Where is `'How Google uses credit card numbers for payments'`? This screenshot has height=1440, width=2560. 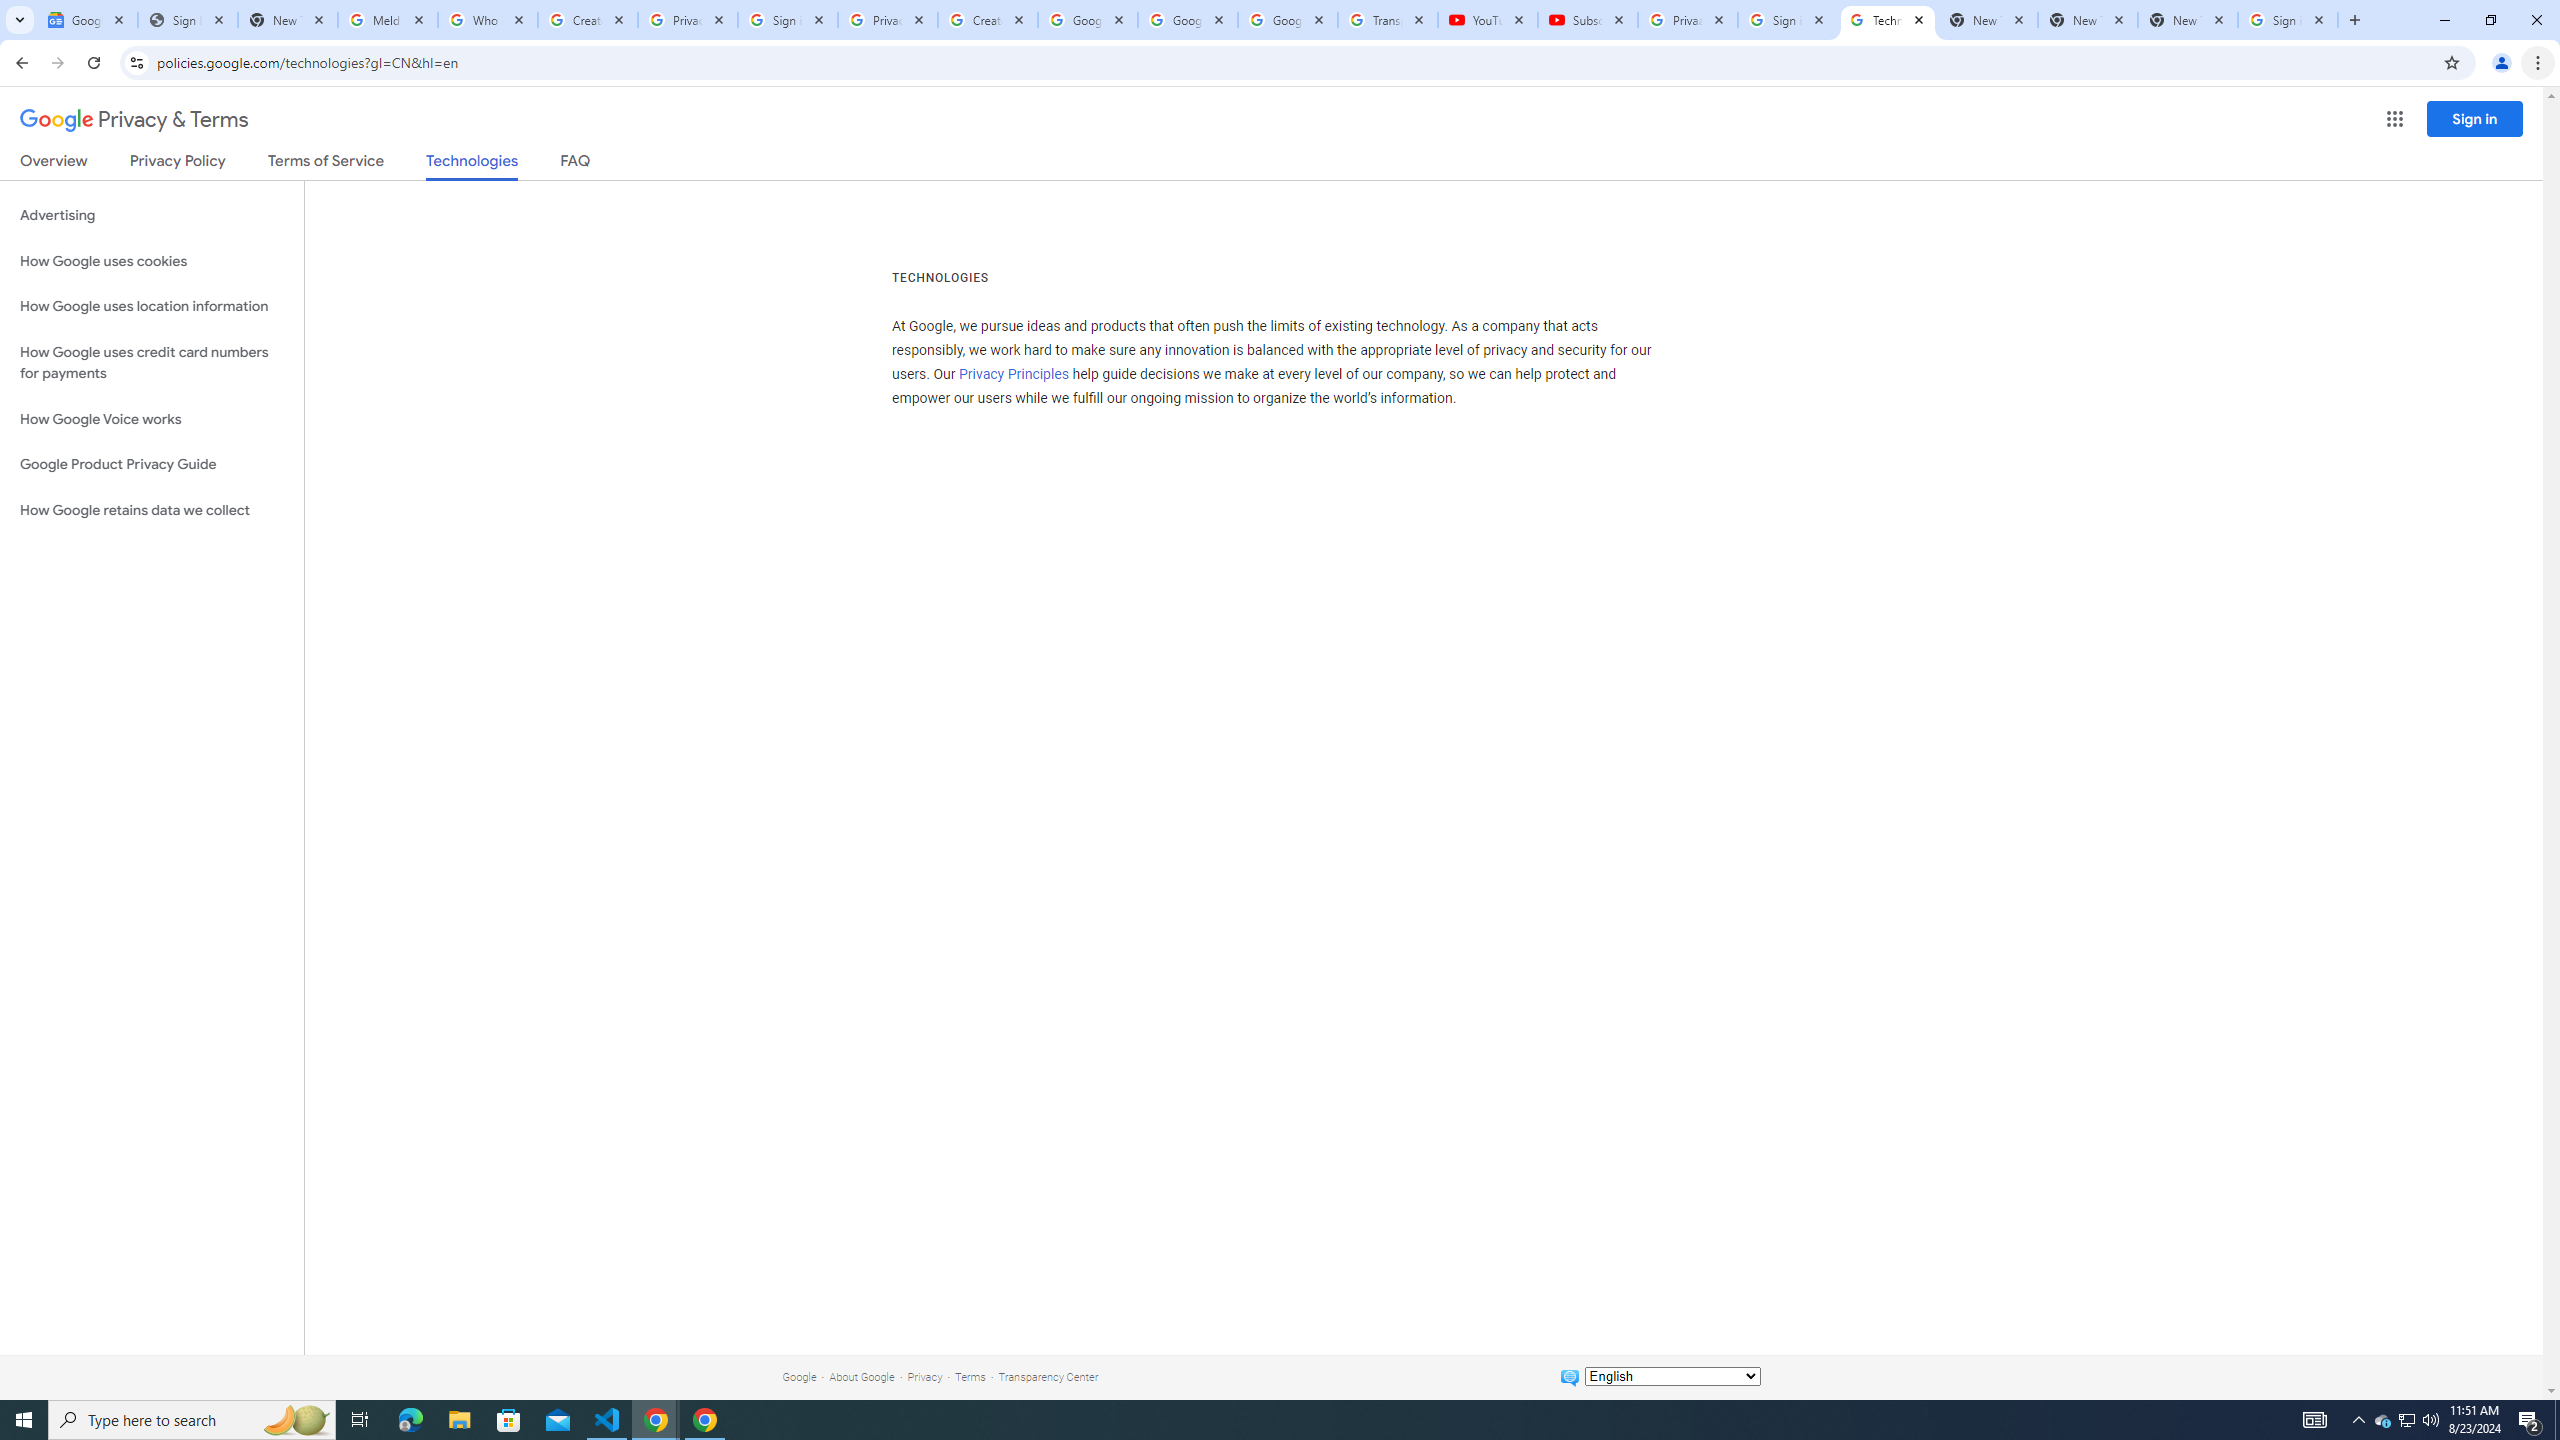 'How Google uses credit card numbers for payments' is located at coordinates (151, 361).